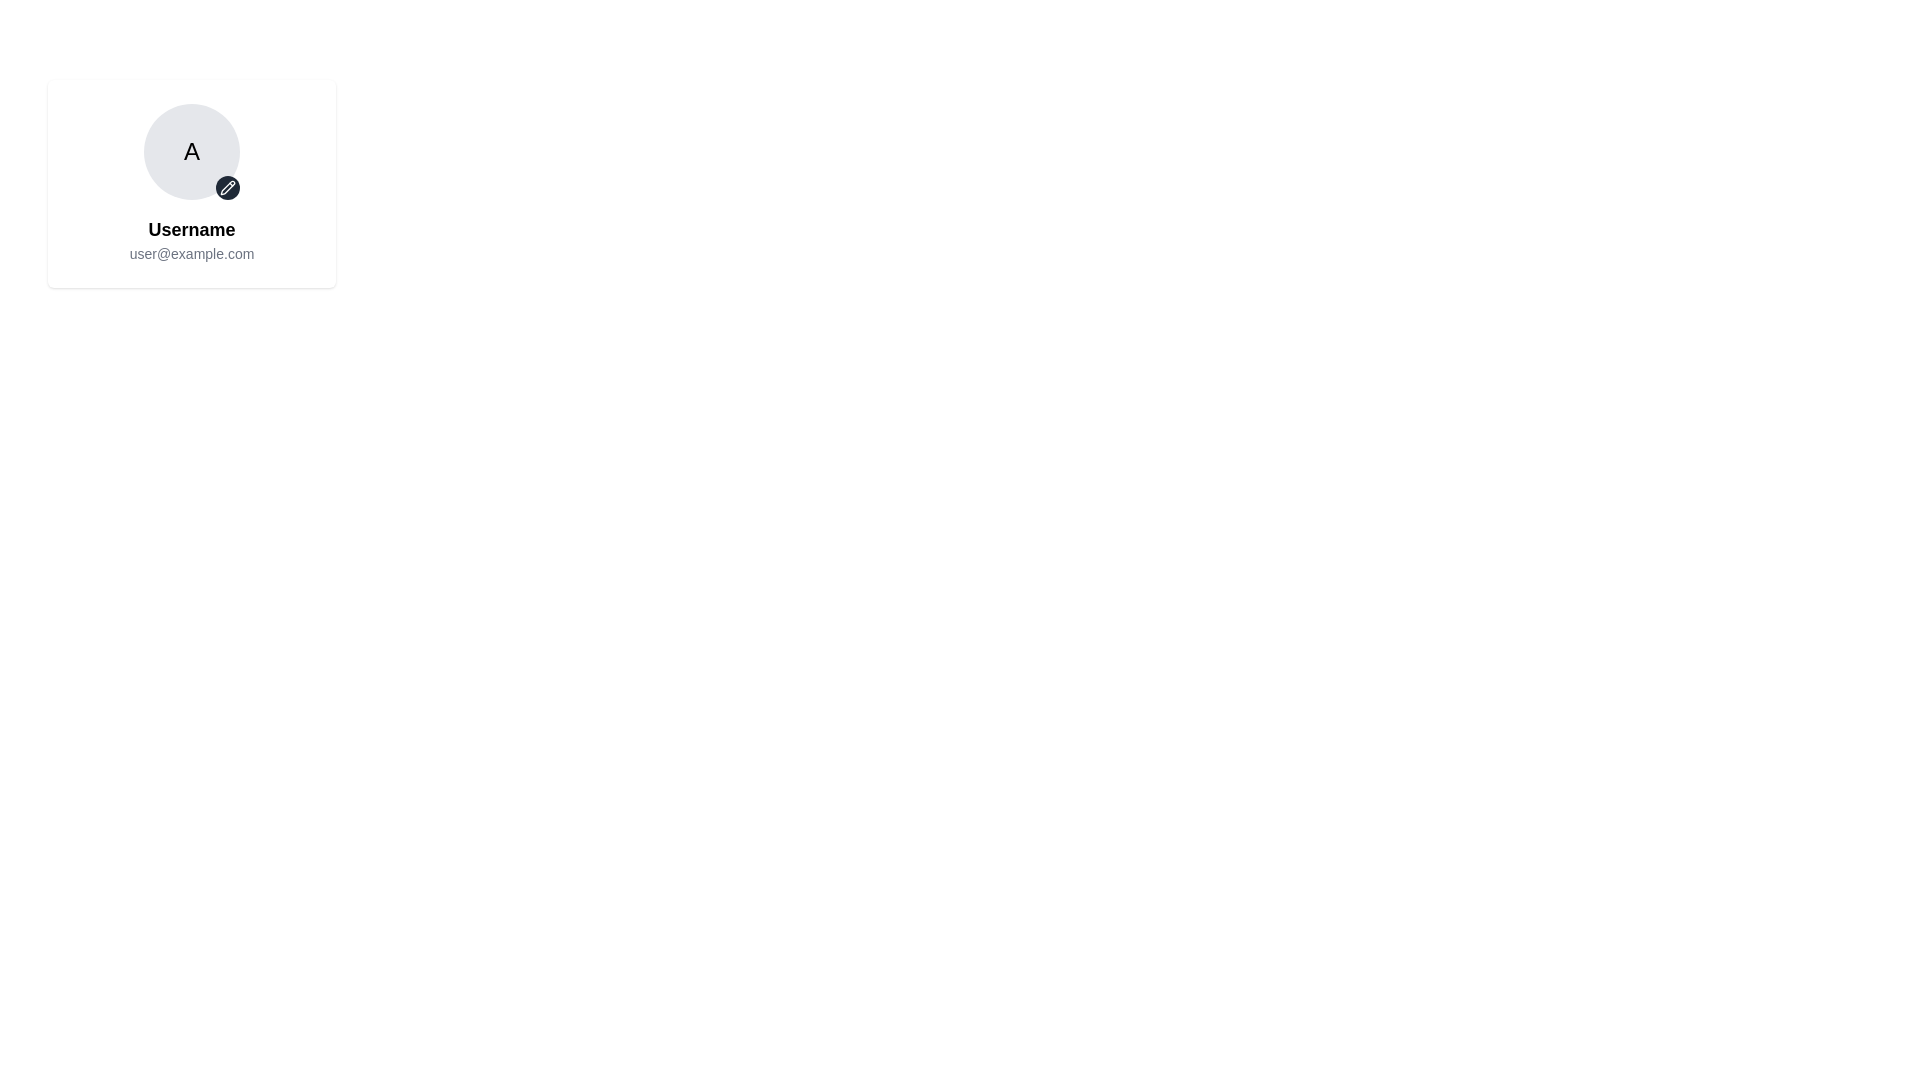 The height and width of the screenshot is (1080, 1920). I want to click on the circular avatar with a gray background and the letter 'A', so click(192, 150).